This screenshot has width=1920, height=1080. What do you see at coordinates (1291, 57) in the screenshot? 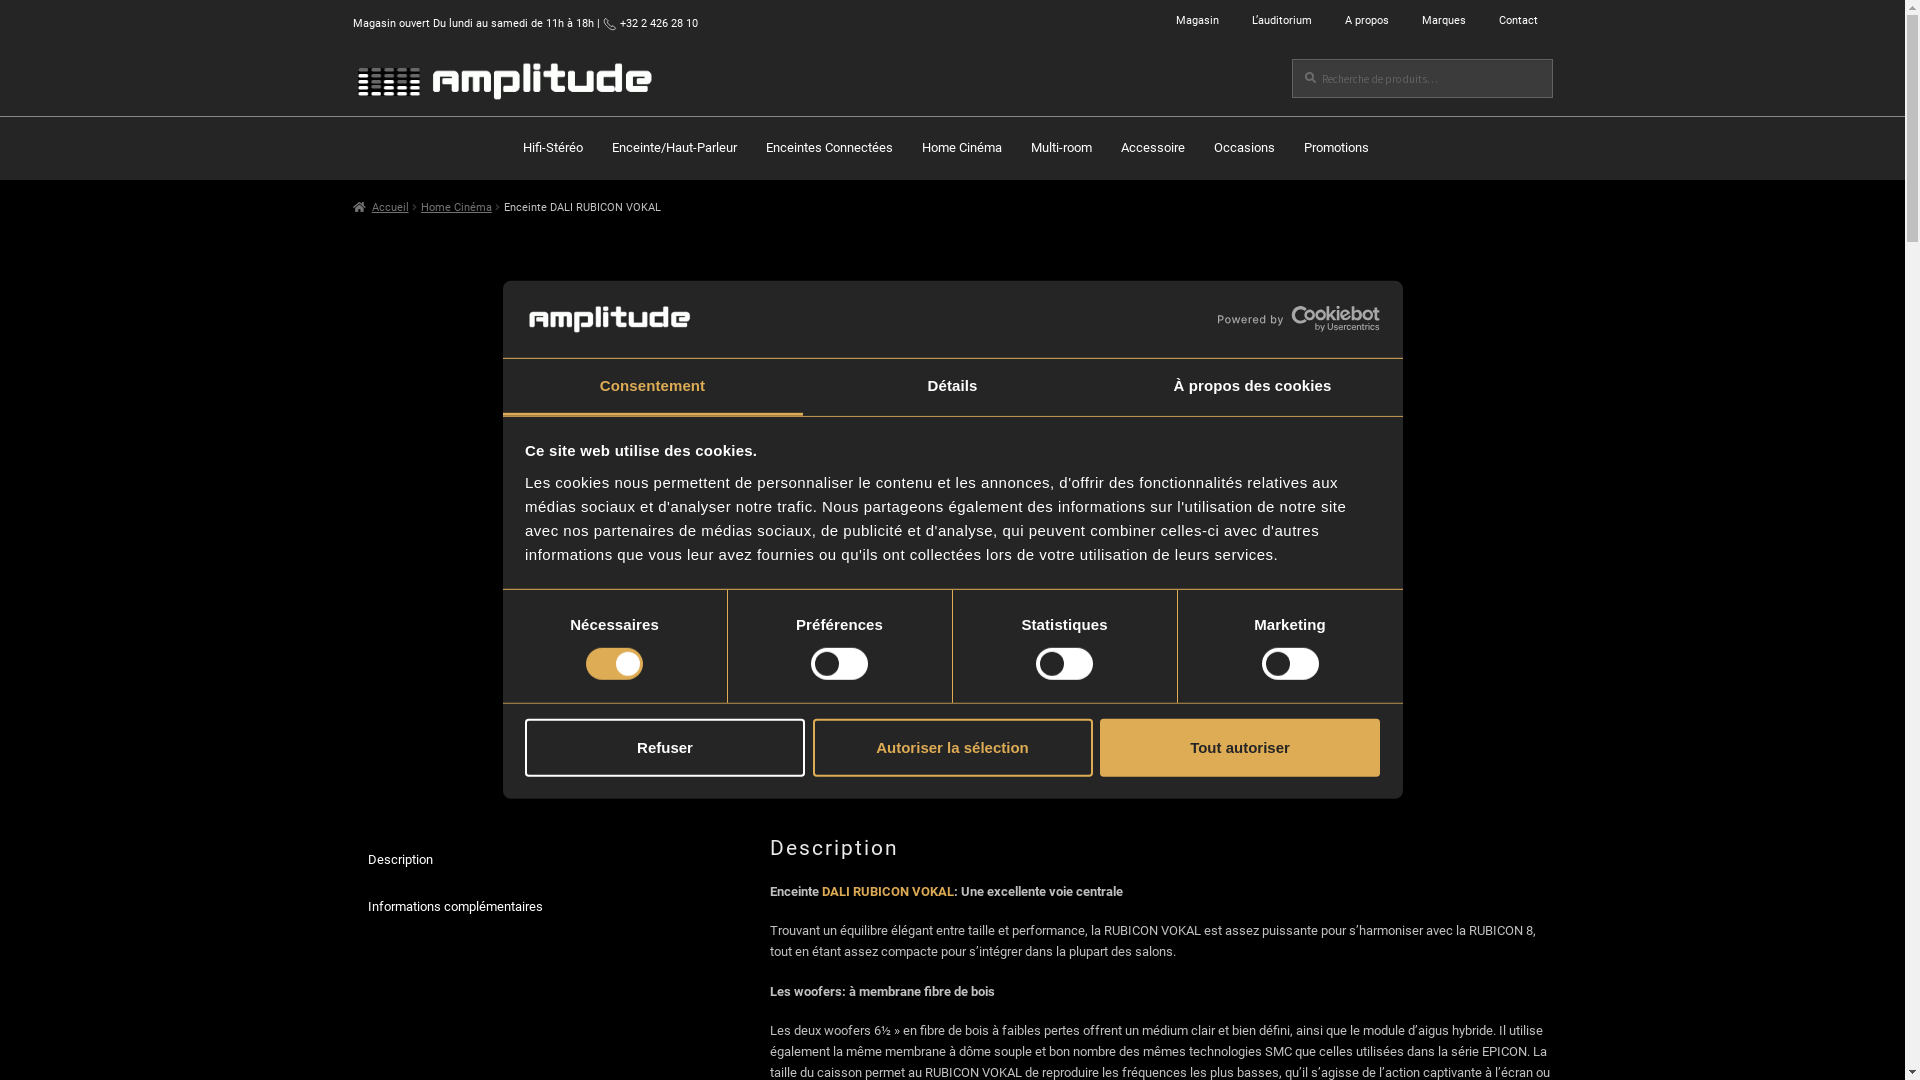
I see `'Recherche'` at bounding box center [1291, 57].